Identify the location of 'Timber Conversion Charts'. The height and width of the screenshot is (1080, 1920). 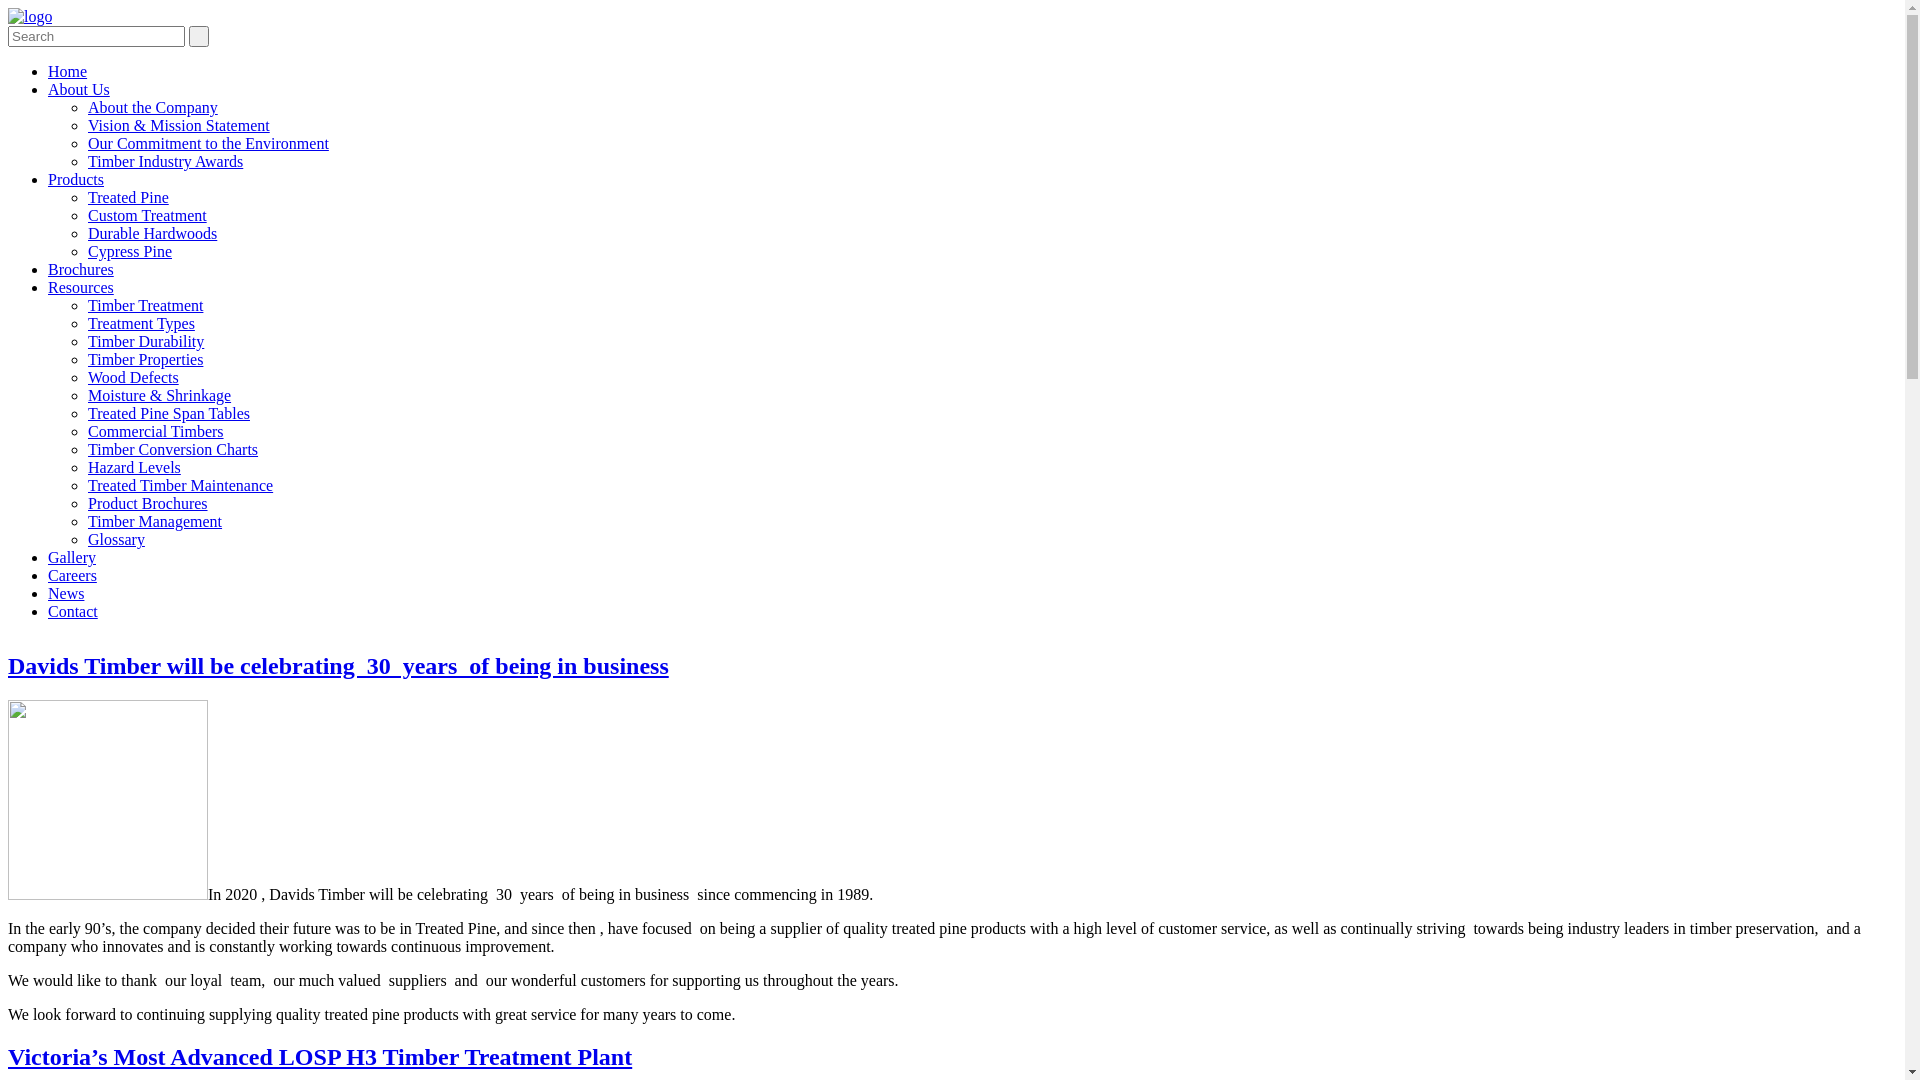
(172, 448).